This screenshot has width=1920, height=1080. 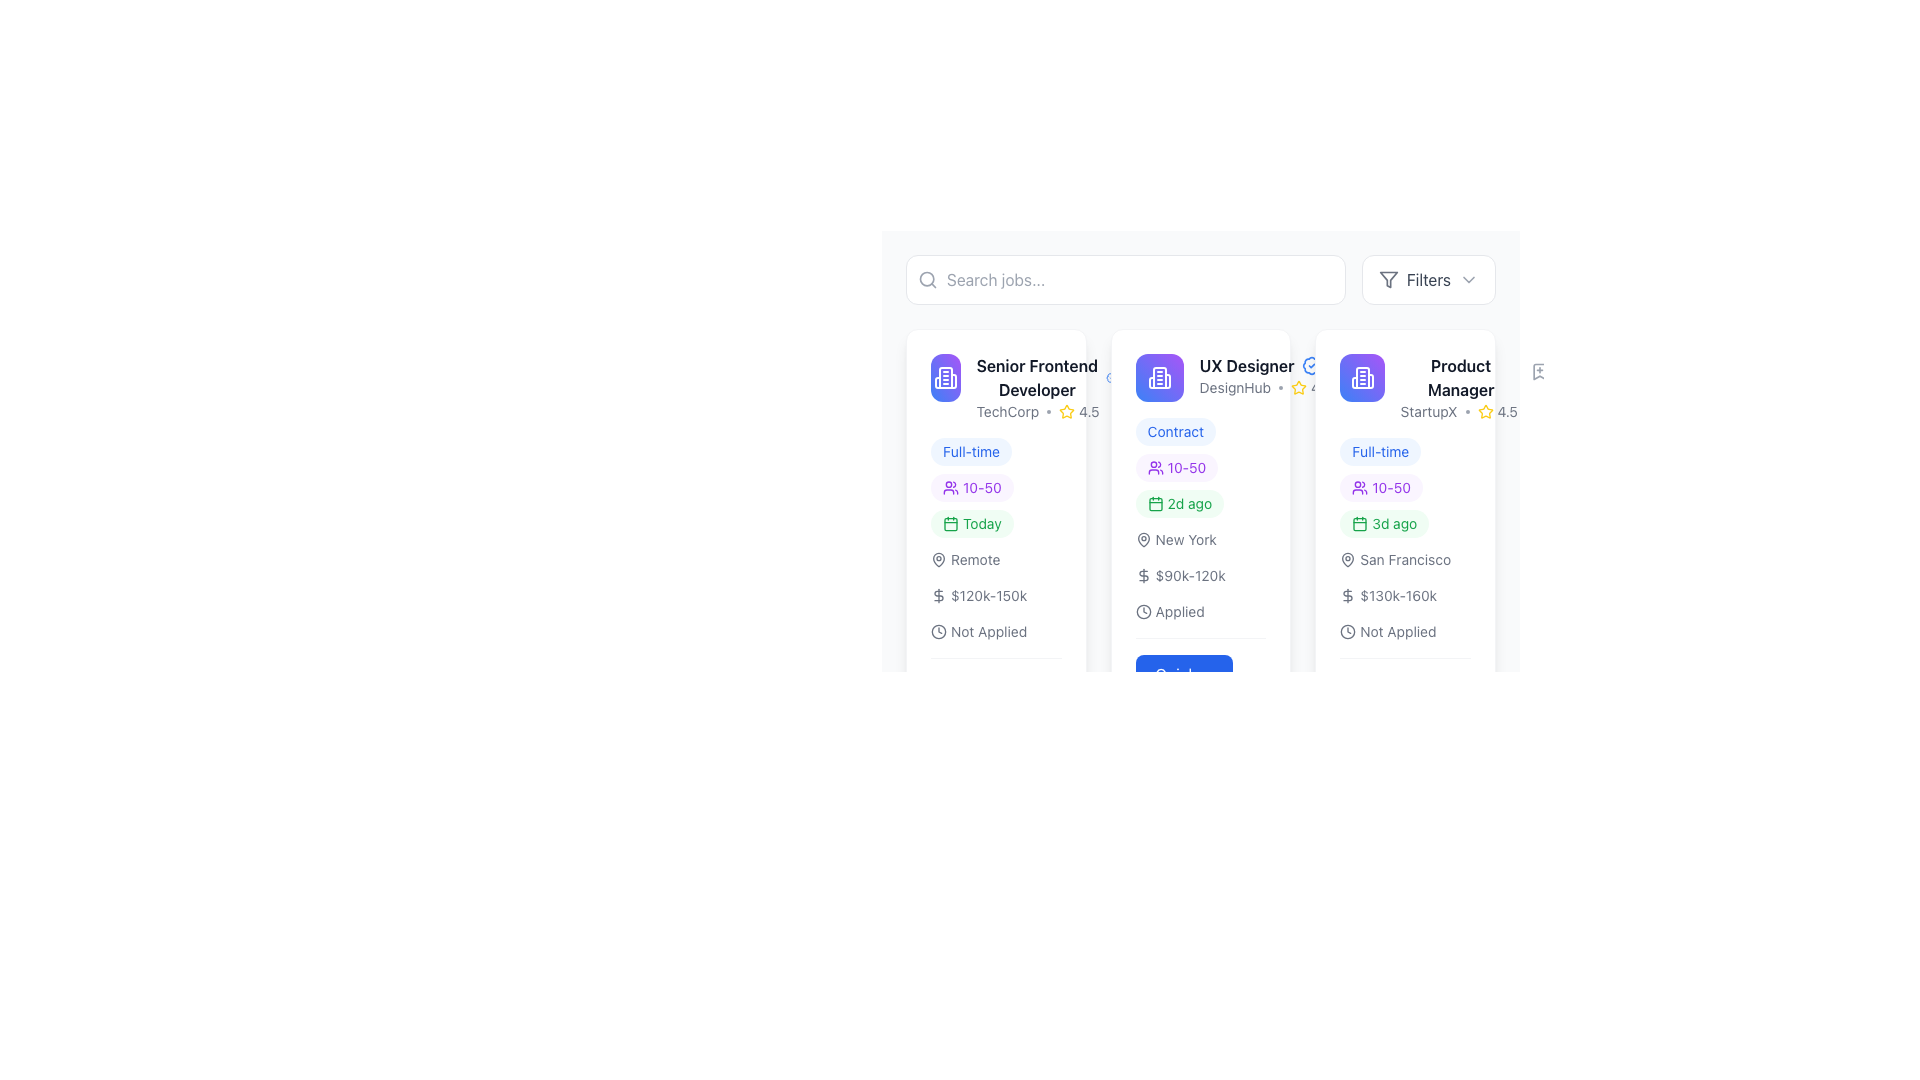 I want to click on the SVG Circle Element located at the top left corner of the interface, which is part of a search bar, so click(x=926, y=279).